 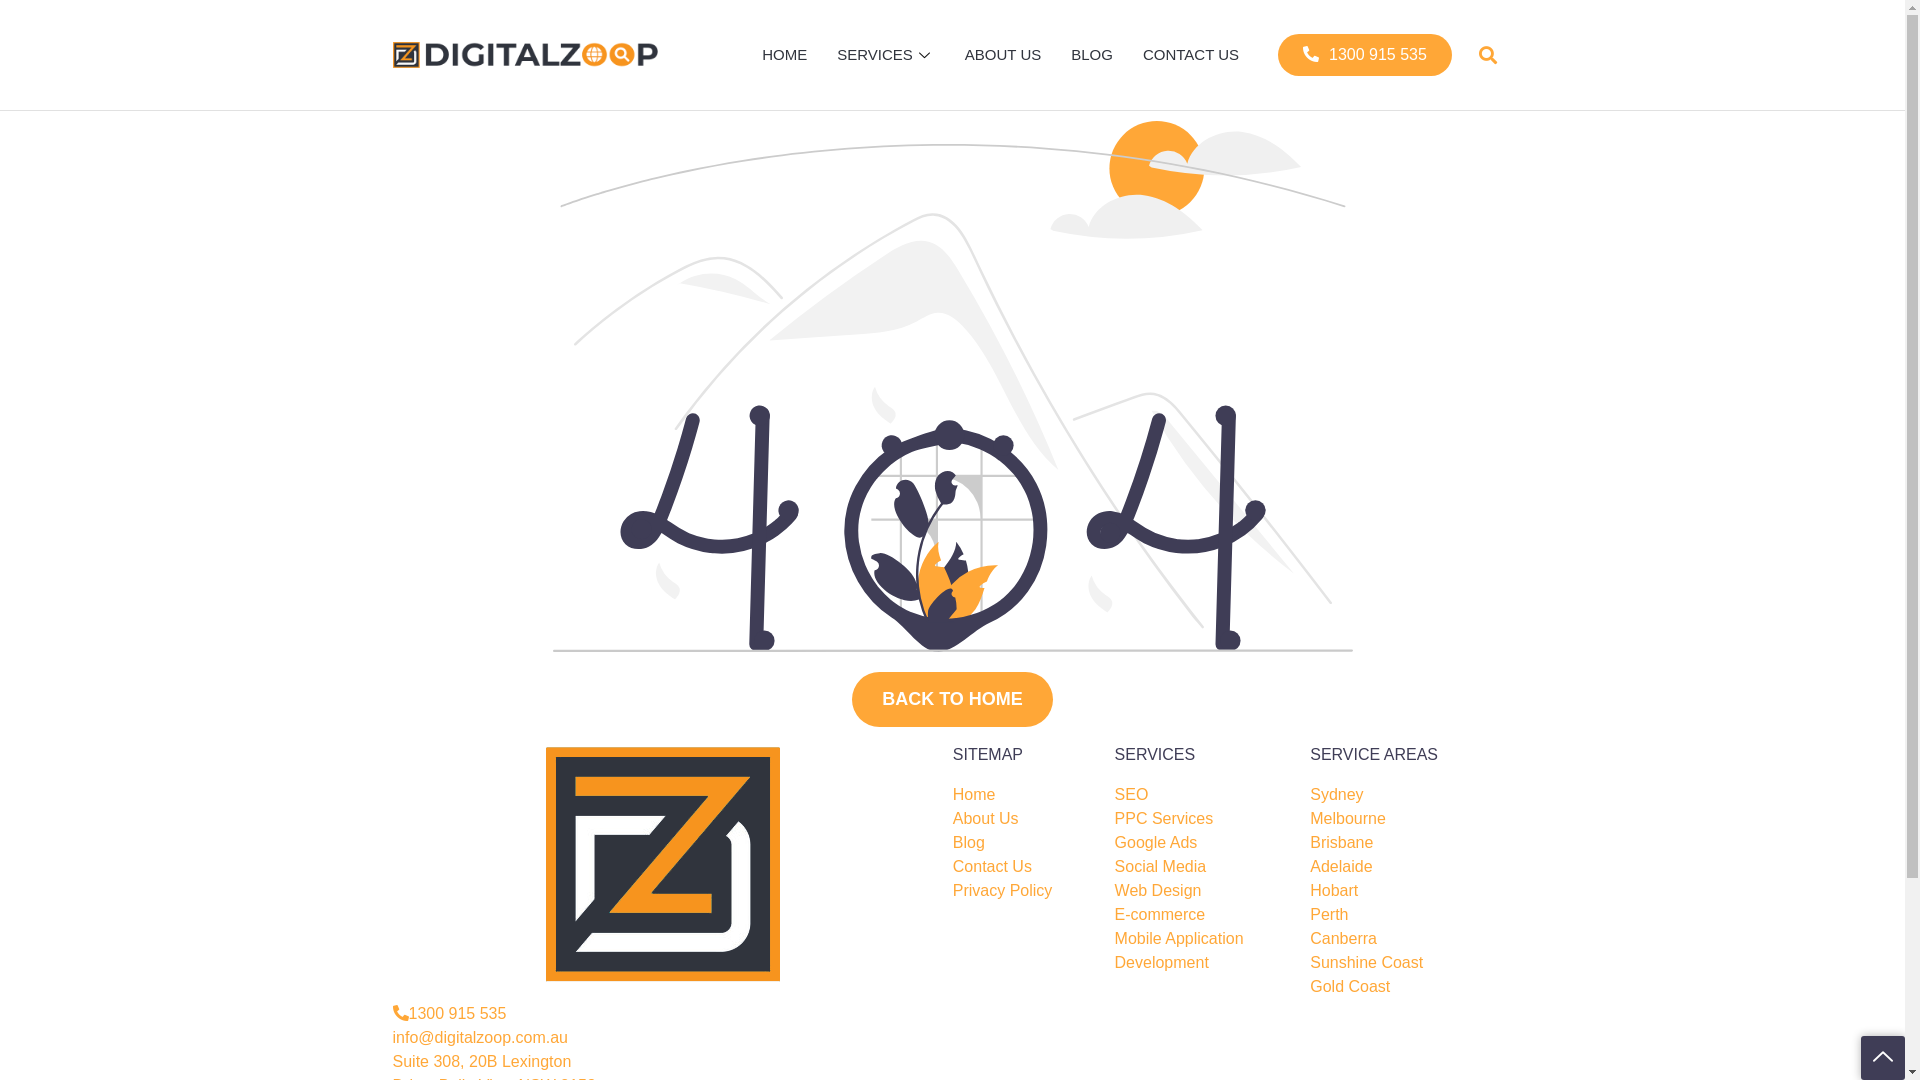 What do you see at coordinates (1161, 866) in the screenshot?
I see `'Social Media'` at bounding box center [1161, 866].